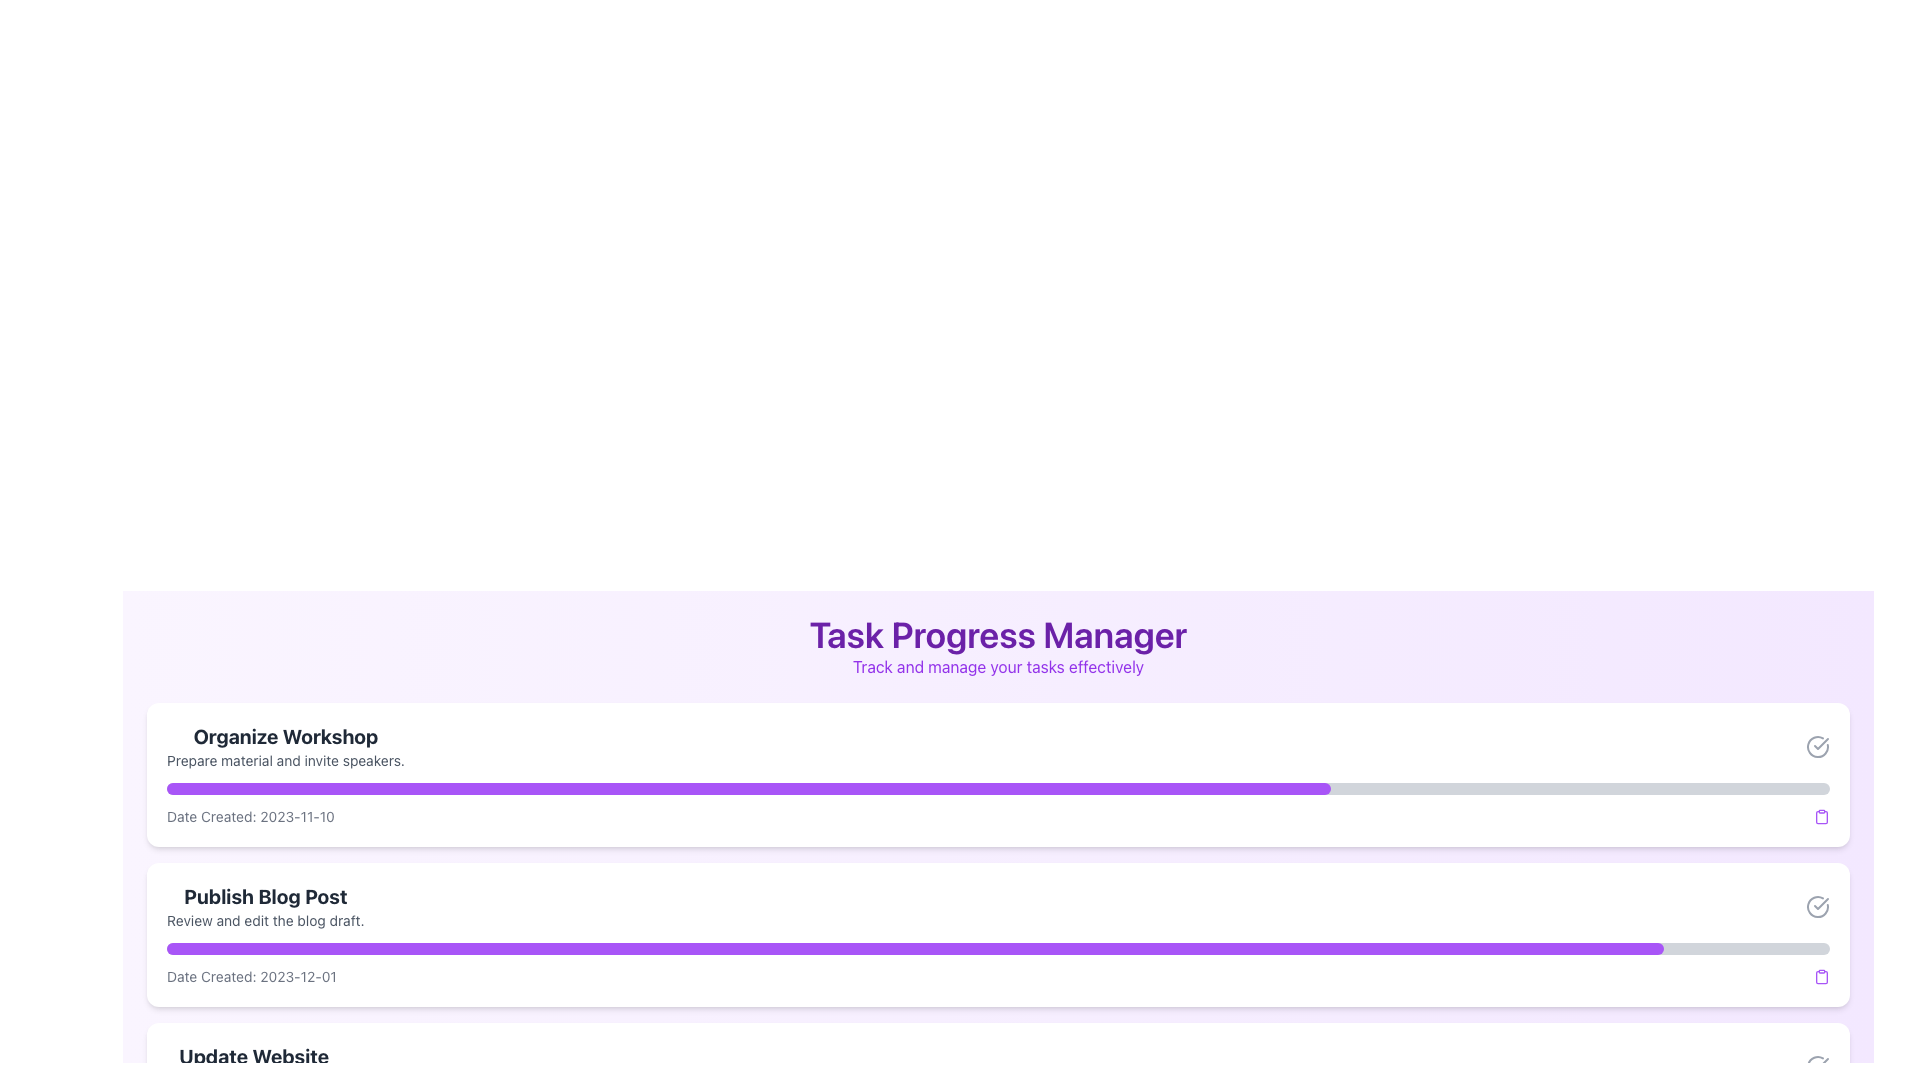 Image resolution: width=1920 pixels, height=1080 pixels. What do you see at coordinates (1821, 1063) in the screenshot?
I see `the completion status icon located in the top-right corner of the card-like component, which signifies task completion` at bounding box center [1821, 1063].